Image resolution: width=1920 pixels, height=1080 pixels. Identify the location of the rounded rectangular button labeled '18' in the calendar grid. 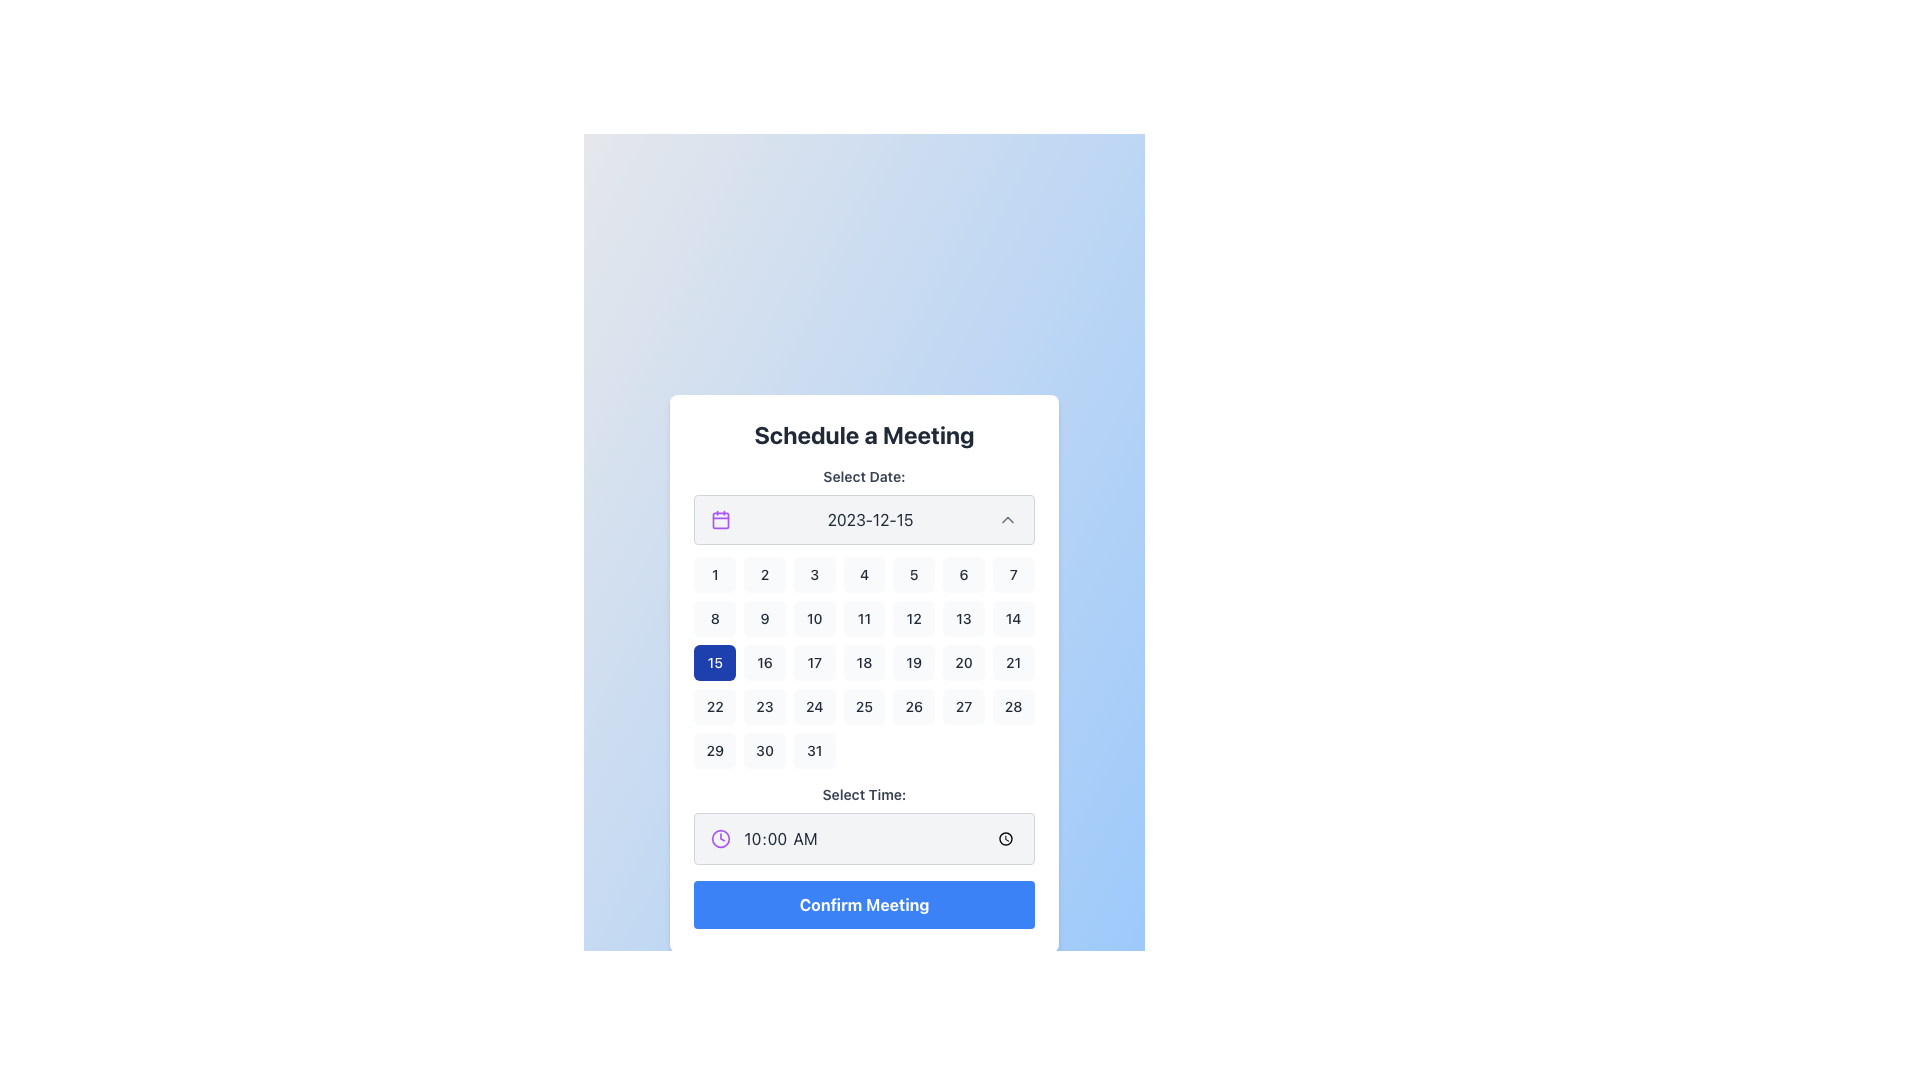
(864, 663).